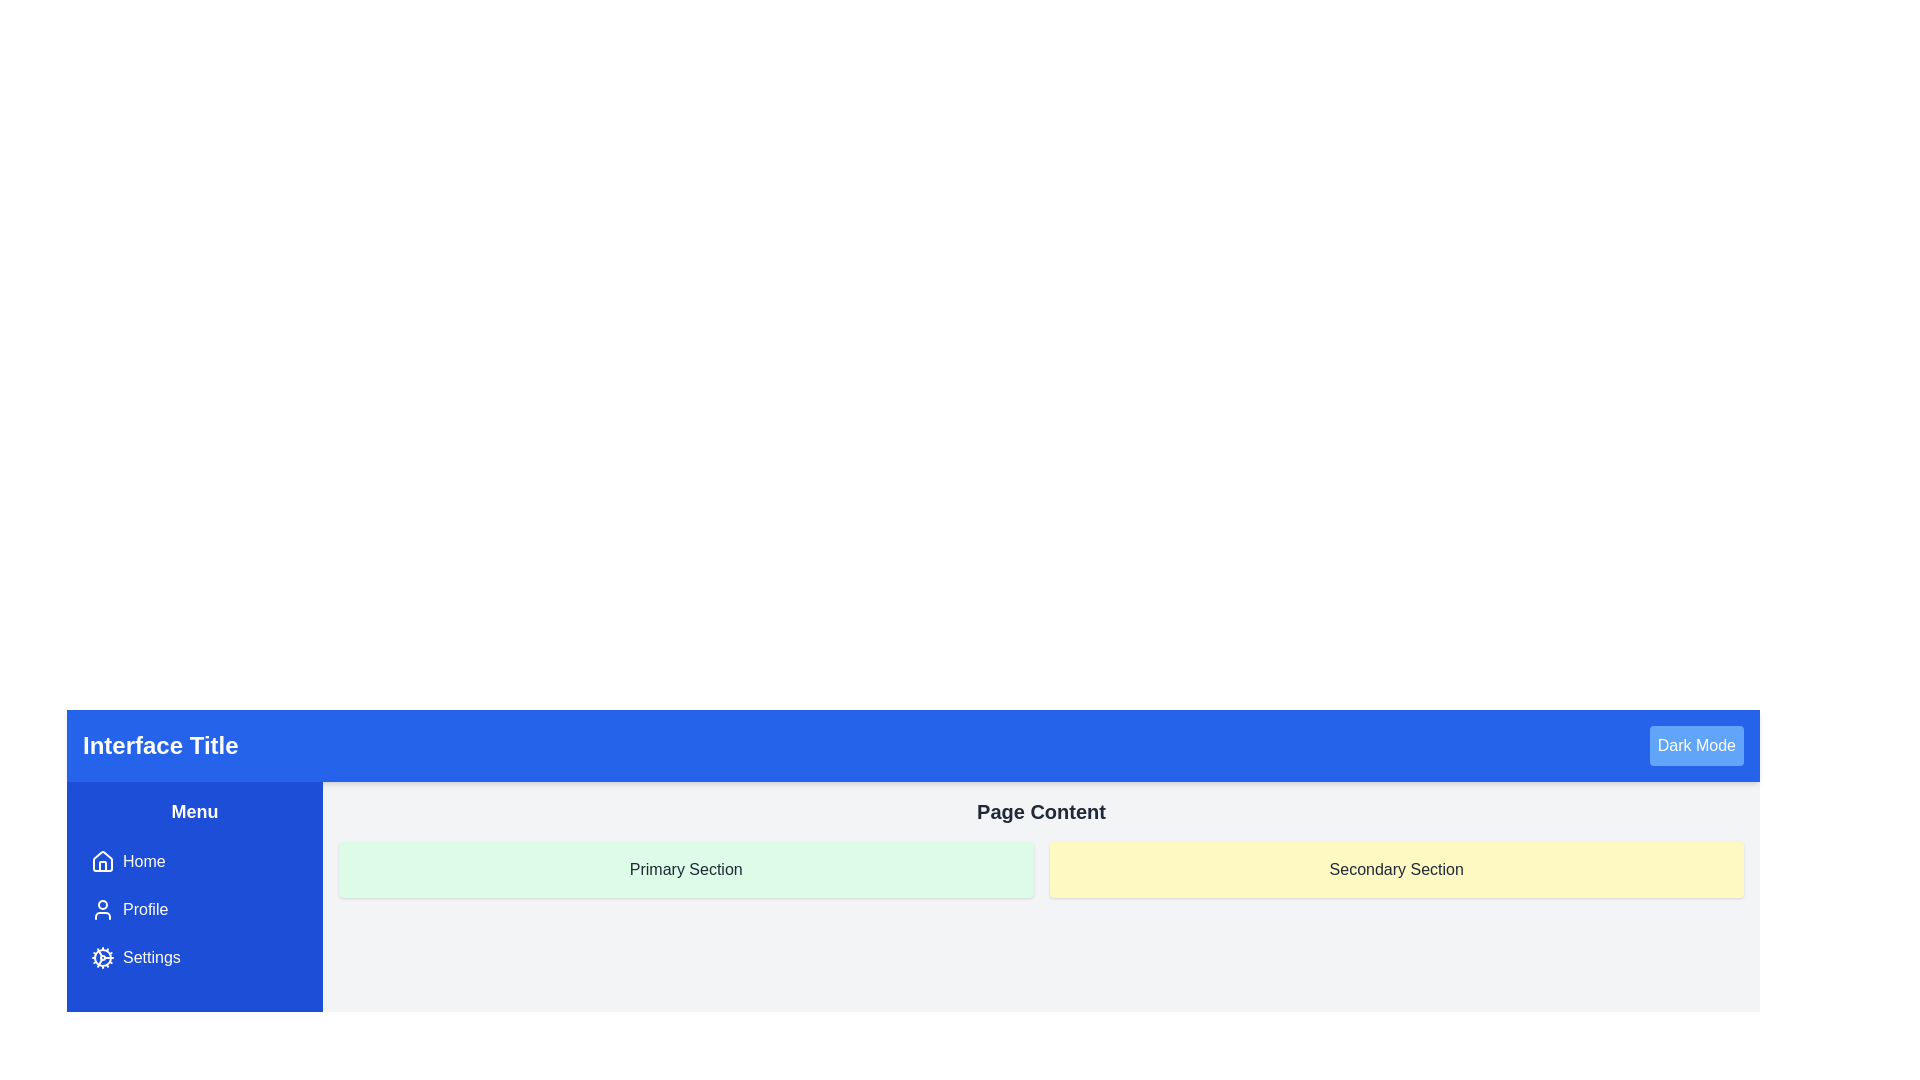  I want to click on the second item in the vertical menu list on the left side, which is dedicated, so click(195, 910).